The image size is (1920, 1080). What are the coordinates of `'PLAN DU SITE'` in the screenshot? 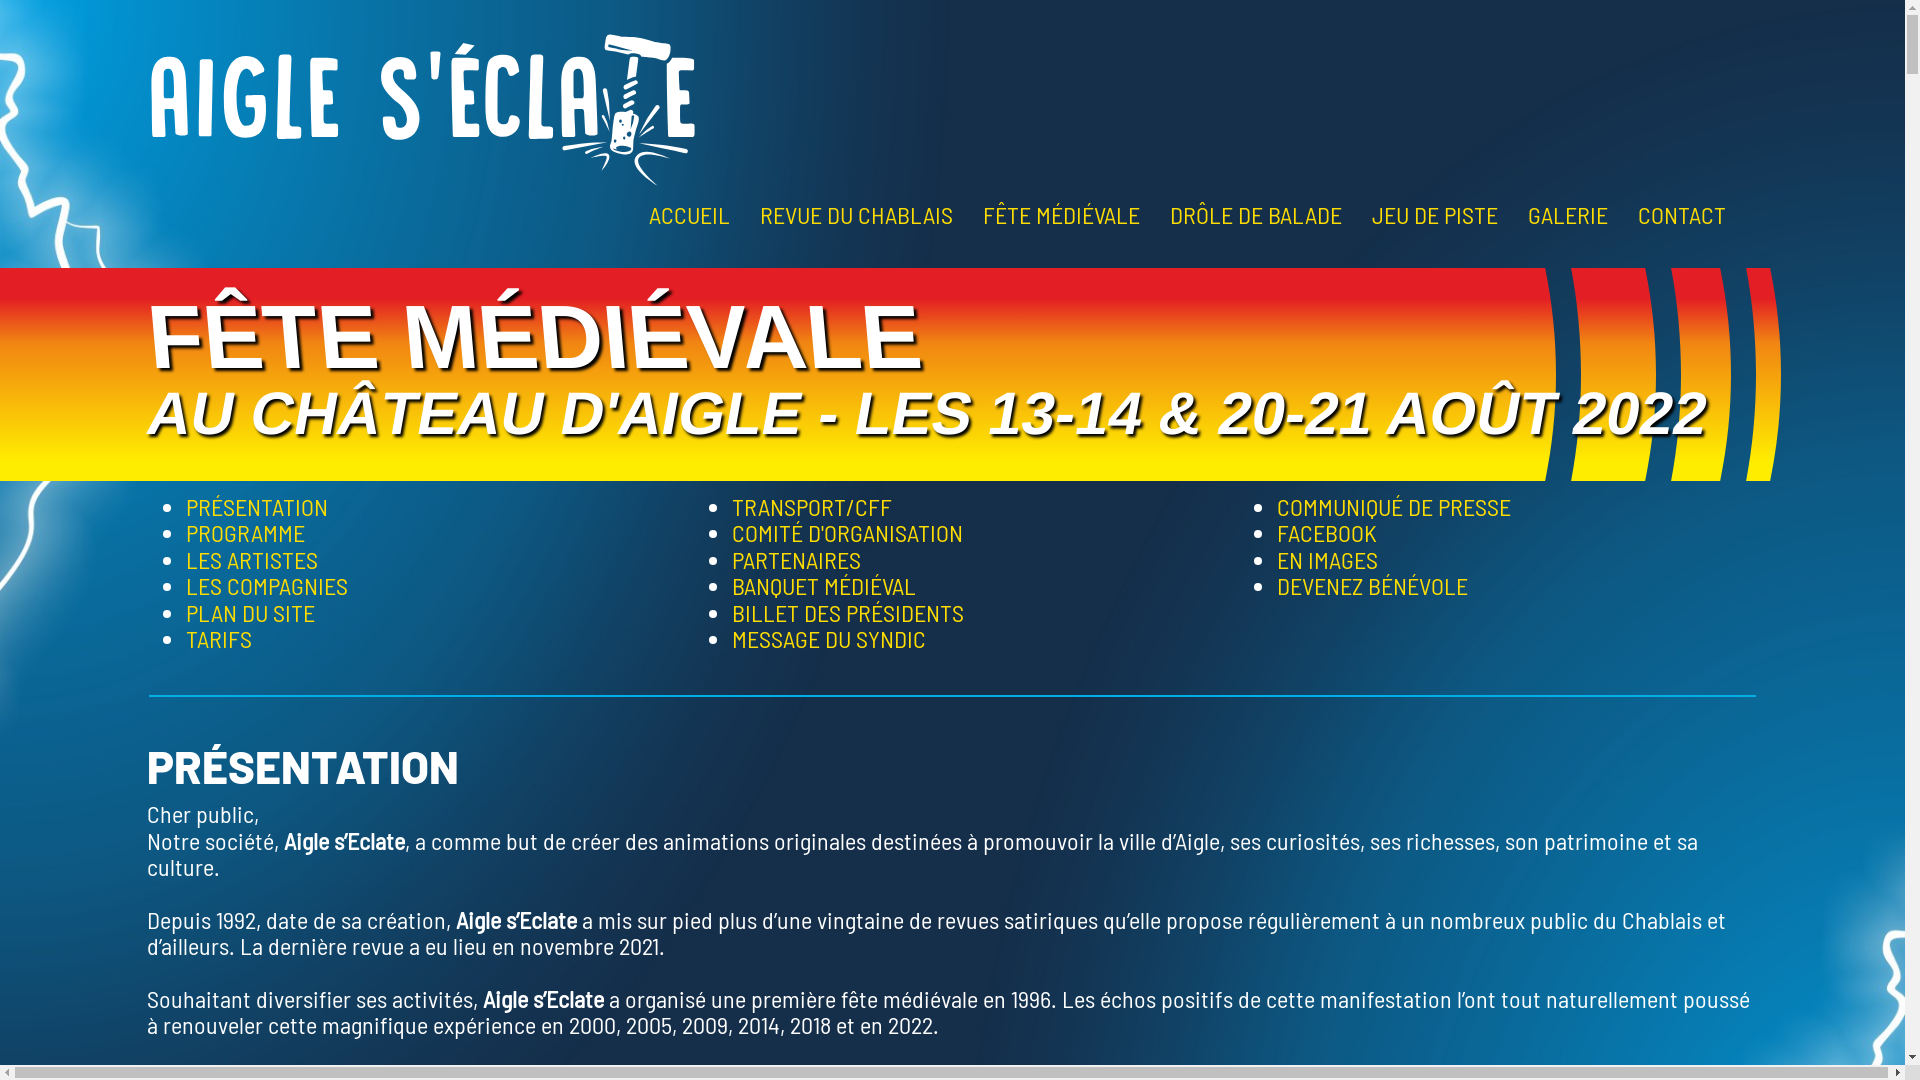 It's located at (249, 611).